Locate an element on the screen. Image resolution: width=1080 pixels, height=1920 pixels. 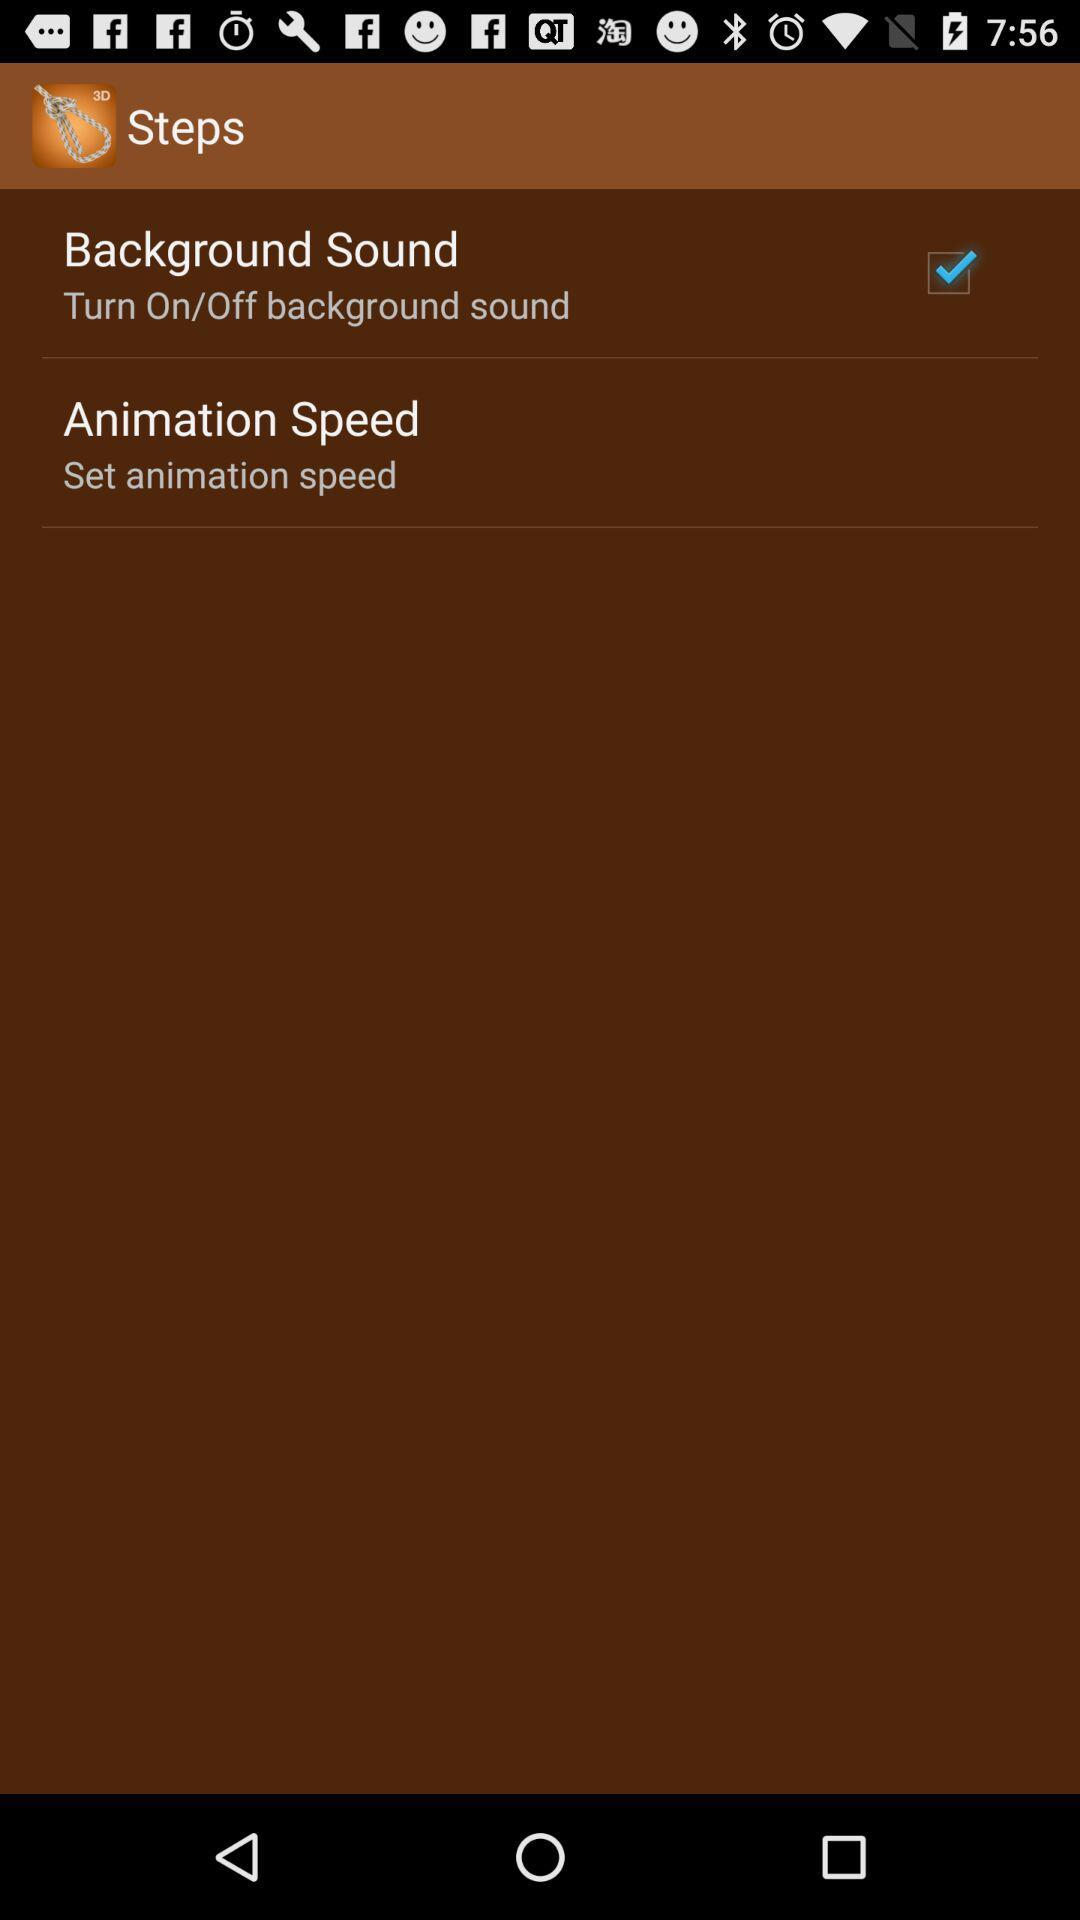
the turn on off item is located at coordinates (315, 303).